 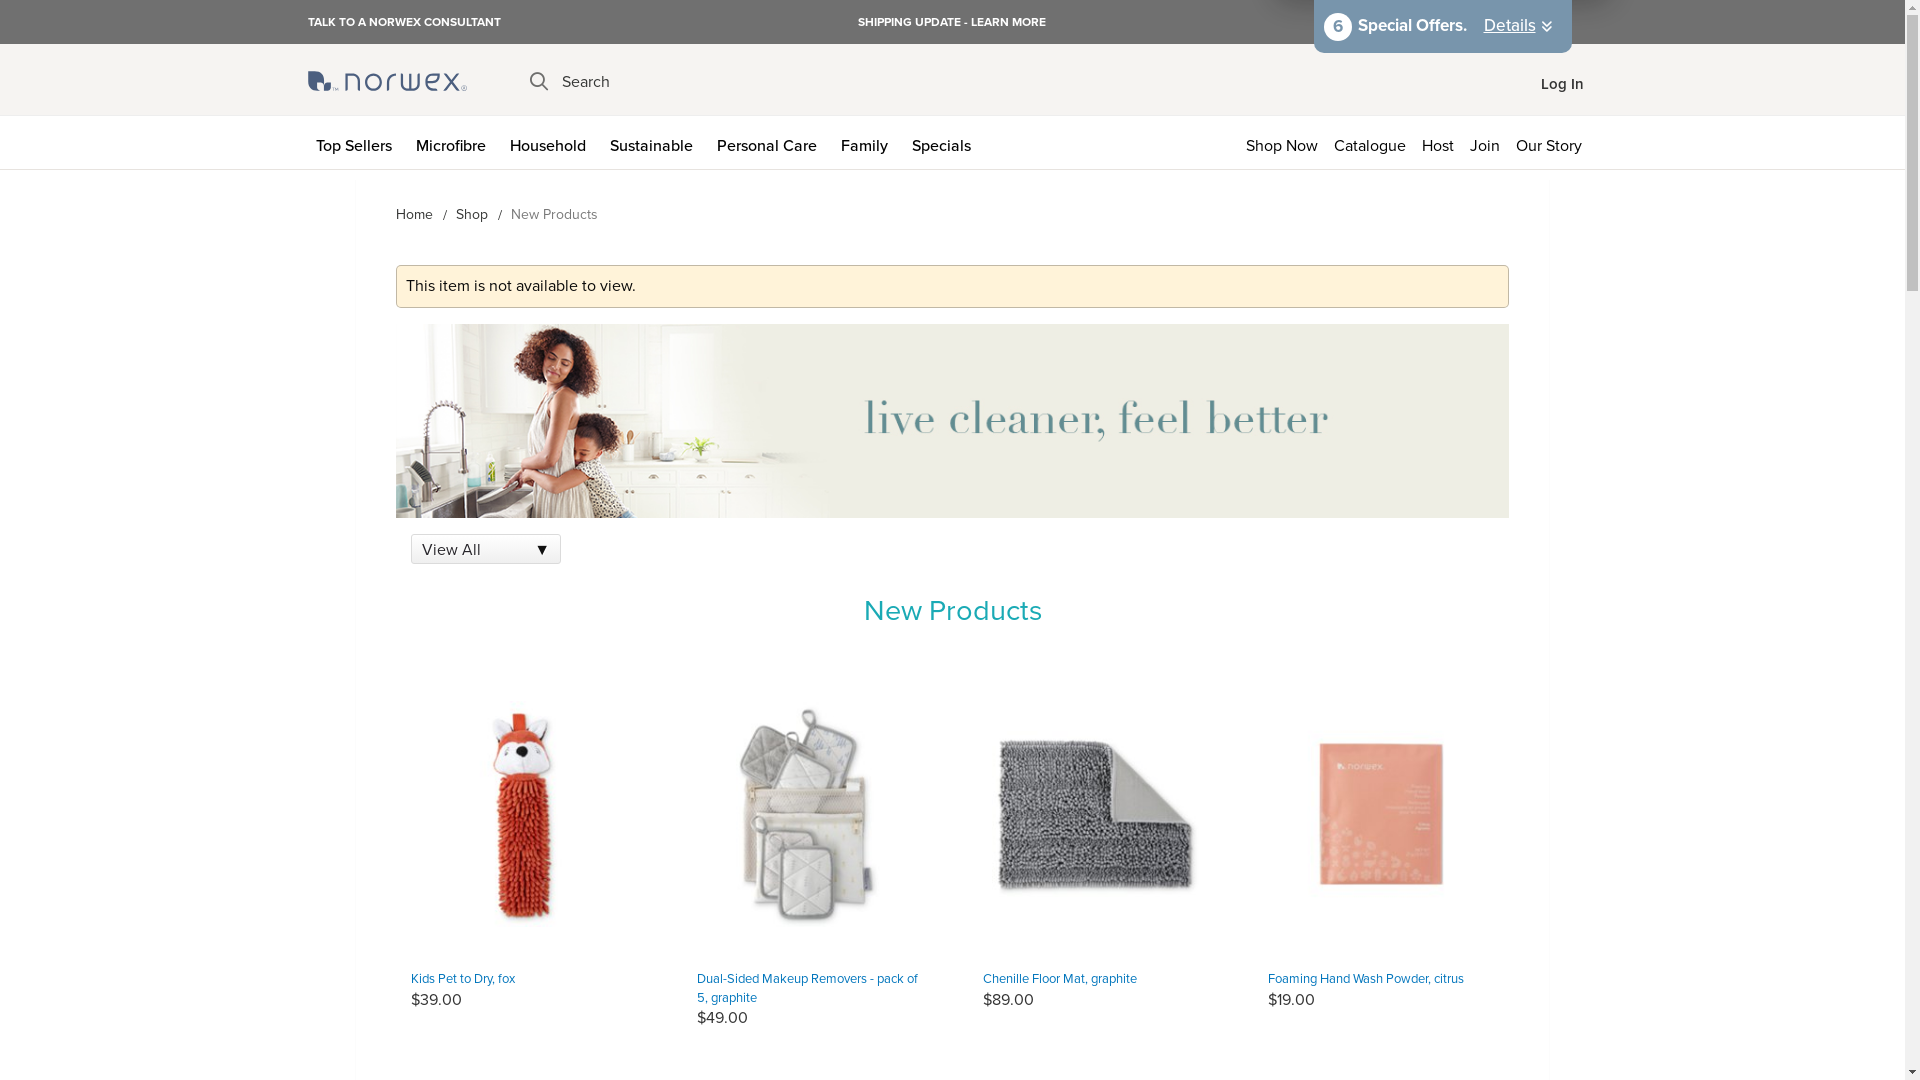 I want to click on 'Family', so click(x=867, y=141).